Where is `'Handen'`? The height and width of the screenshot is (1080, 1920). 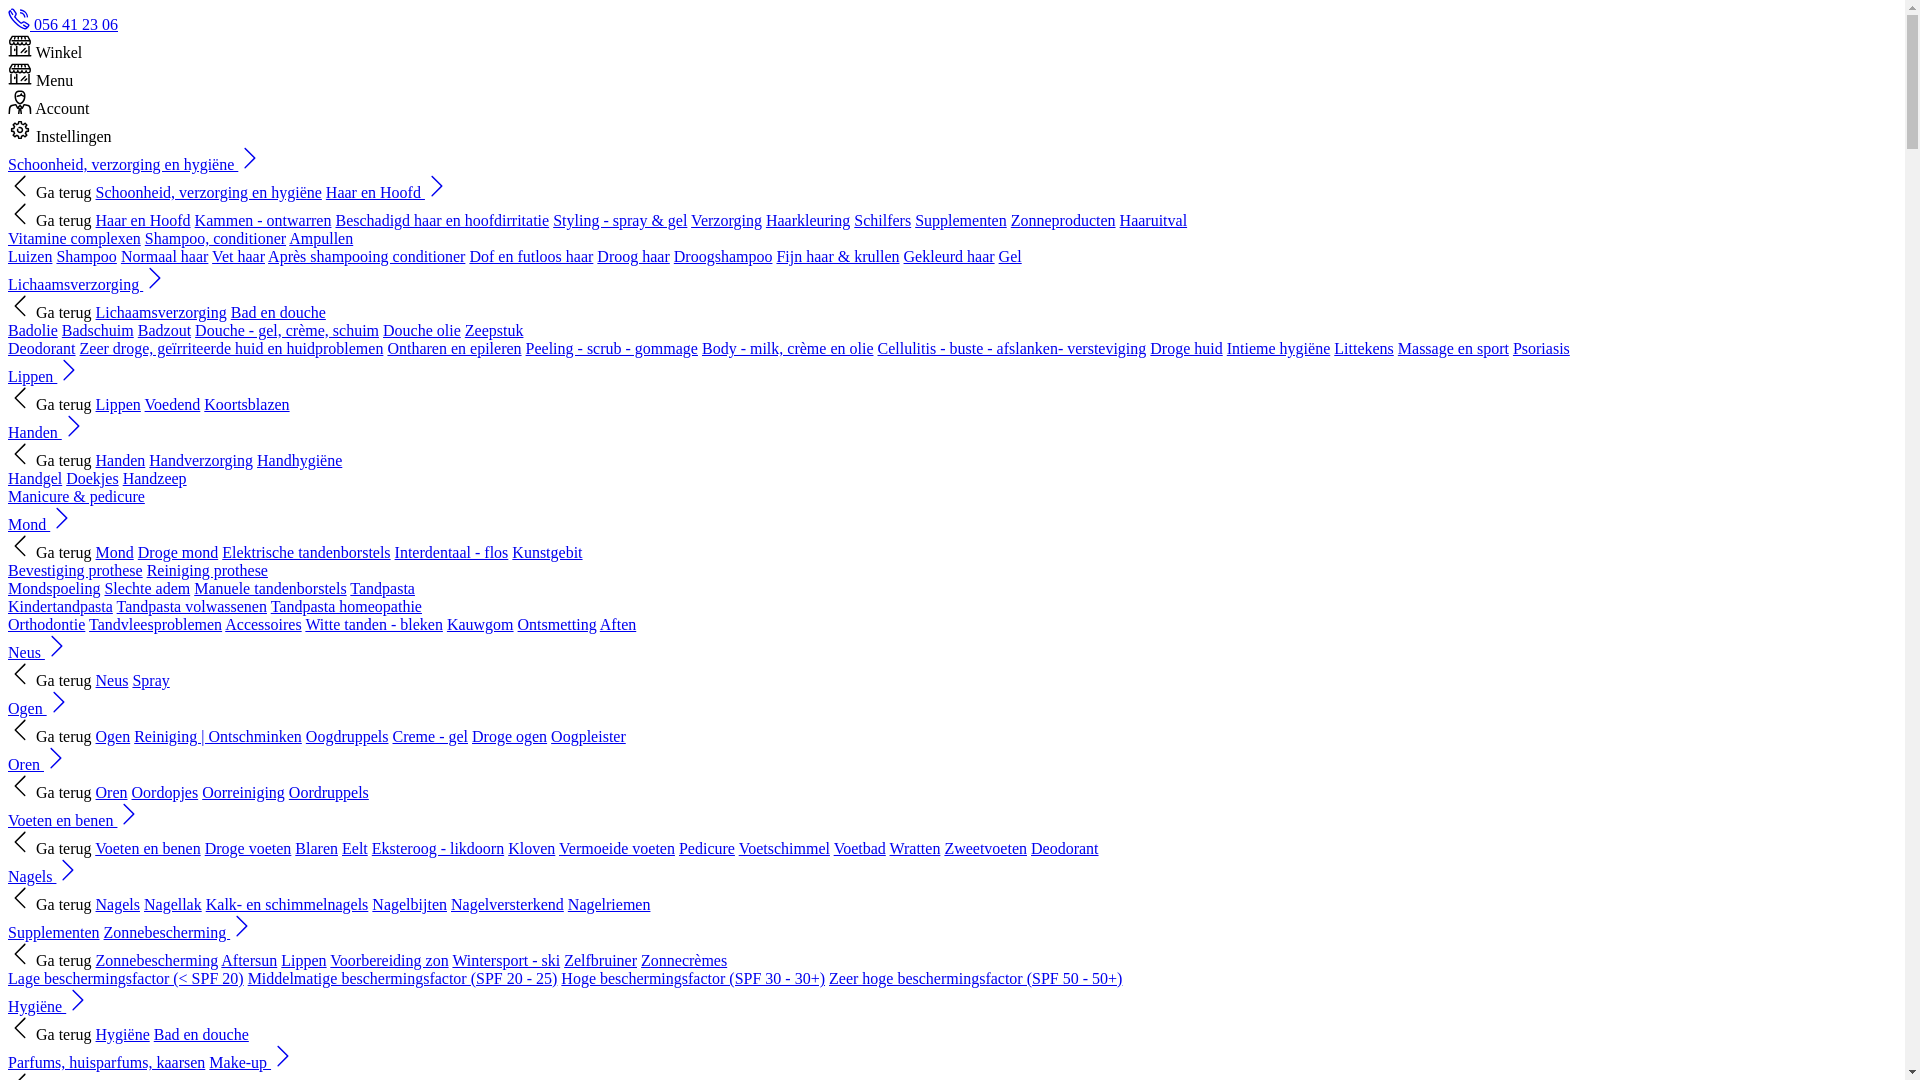 'Handen' is located at coordinates (8, 431).